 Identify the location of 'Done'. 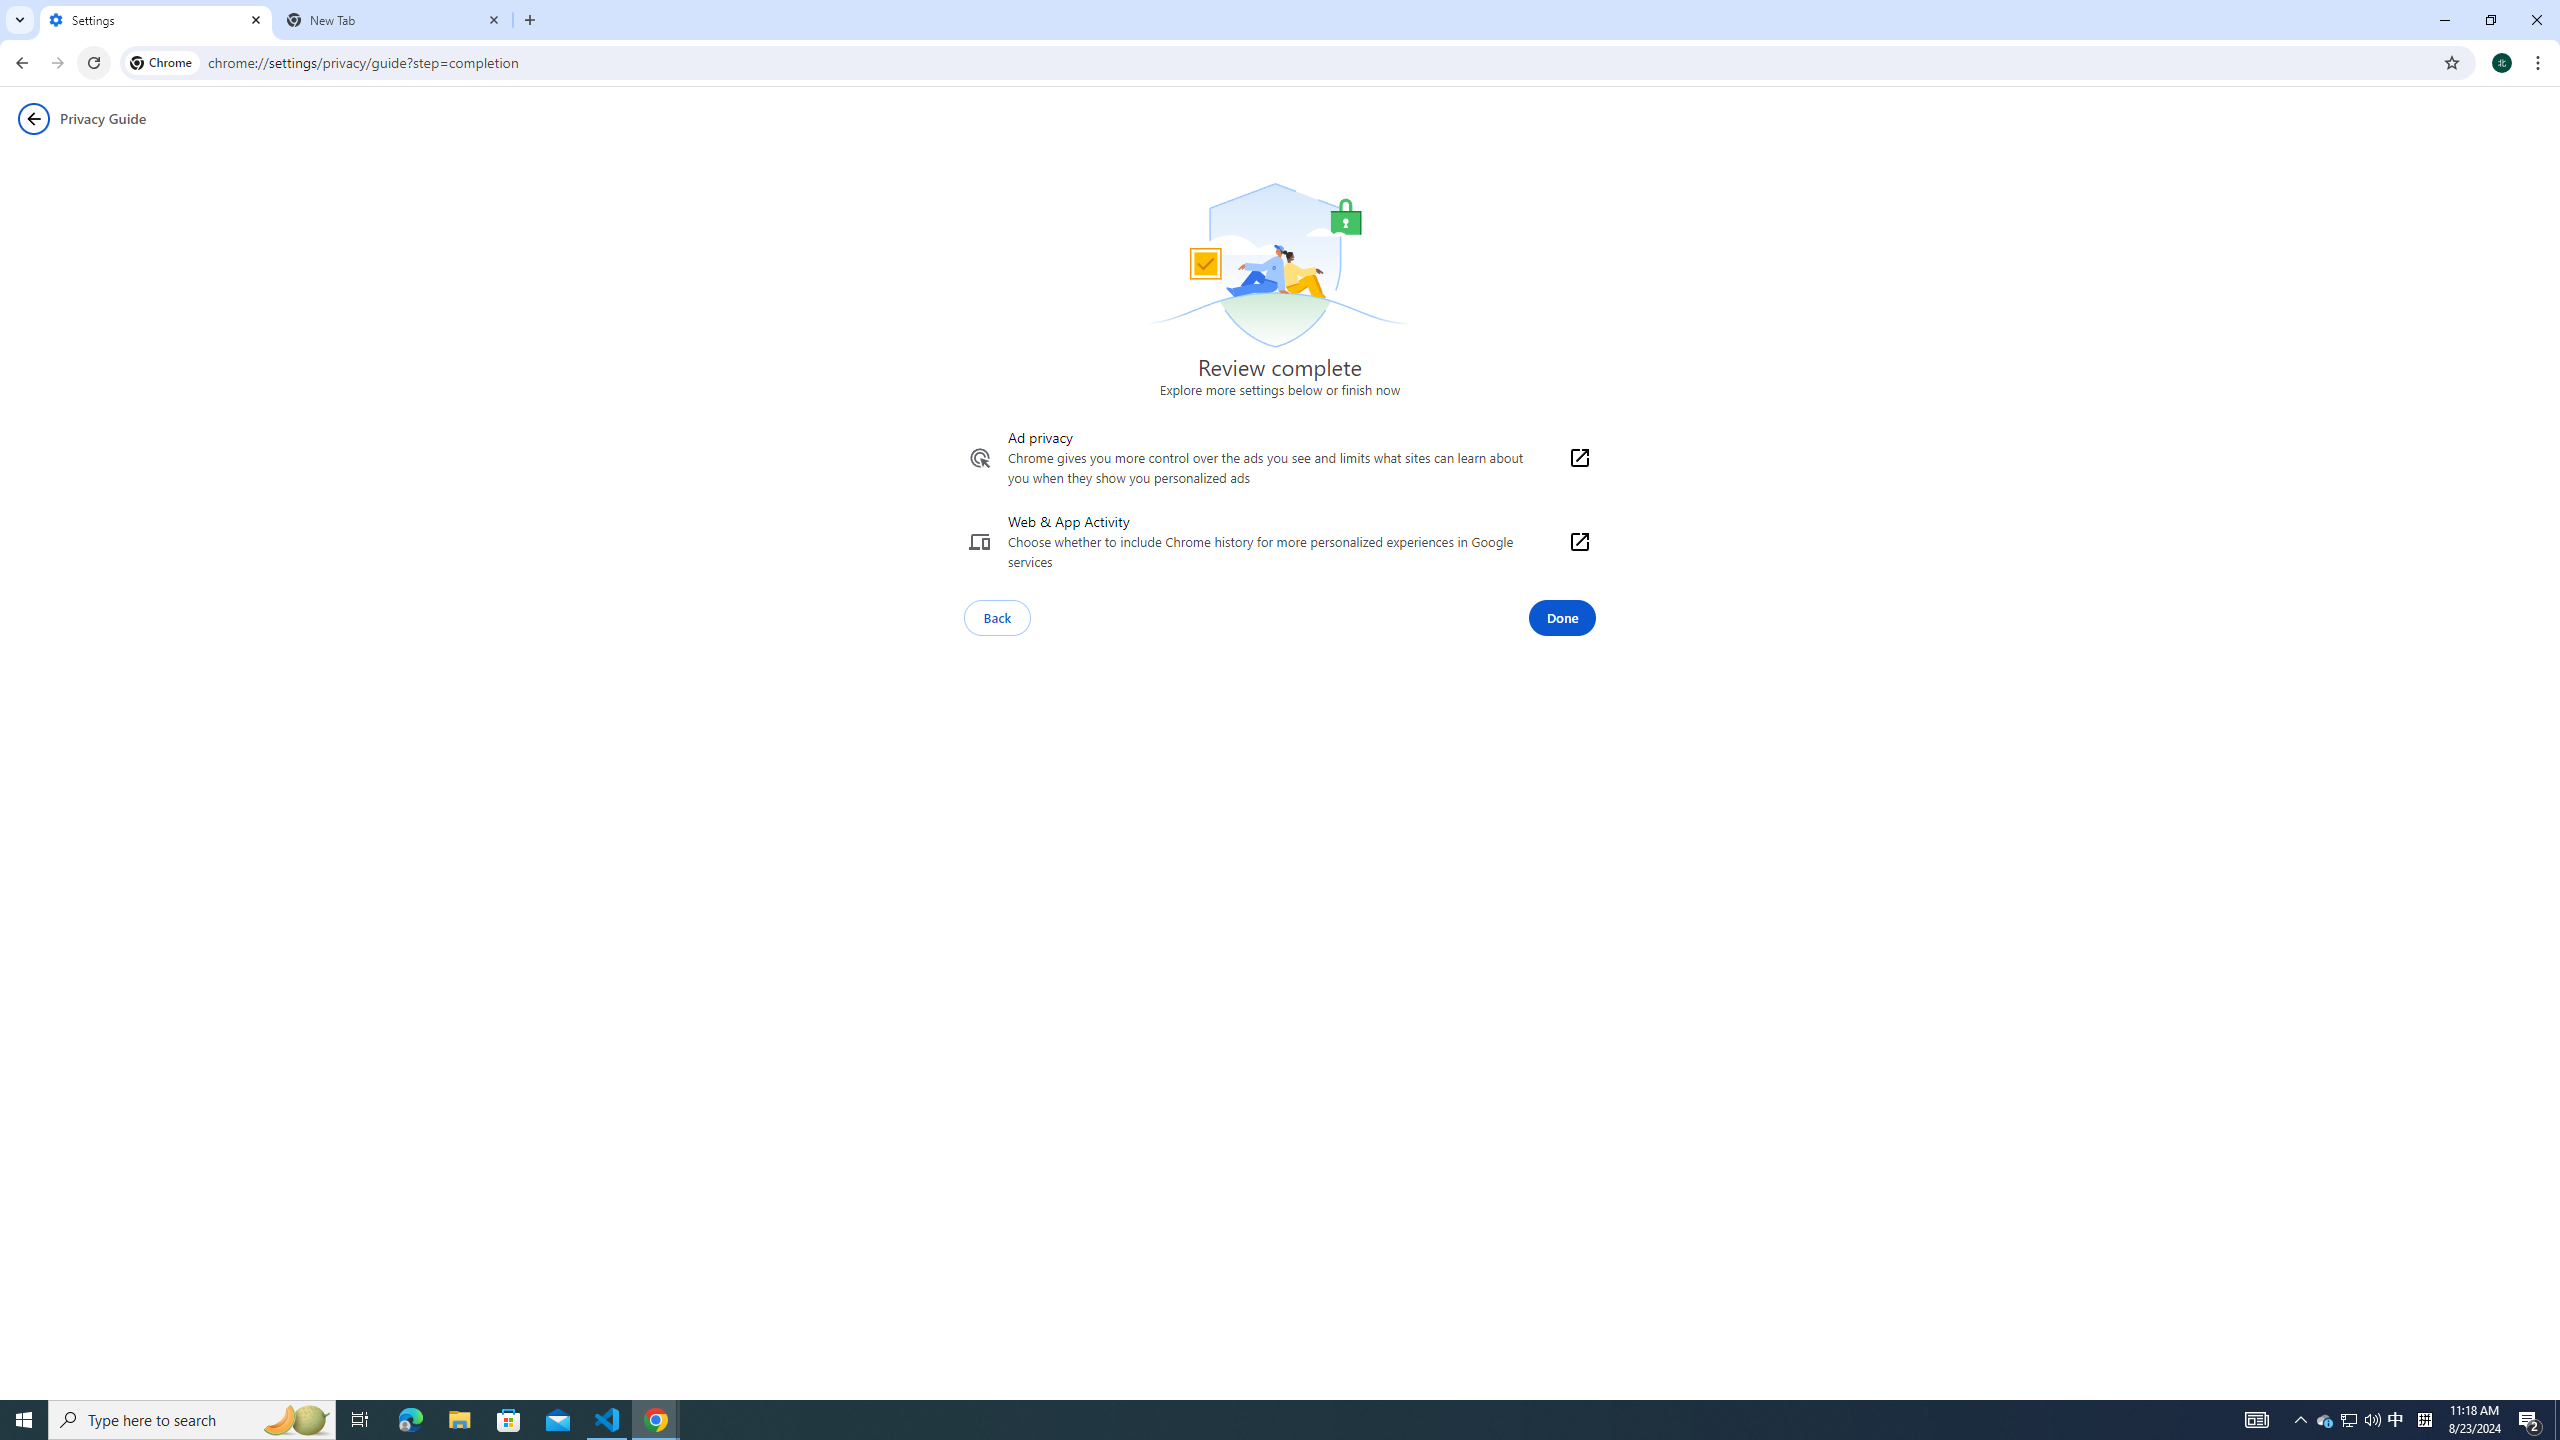
(1561, 617).